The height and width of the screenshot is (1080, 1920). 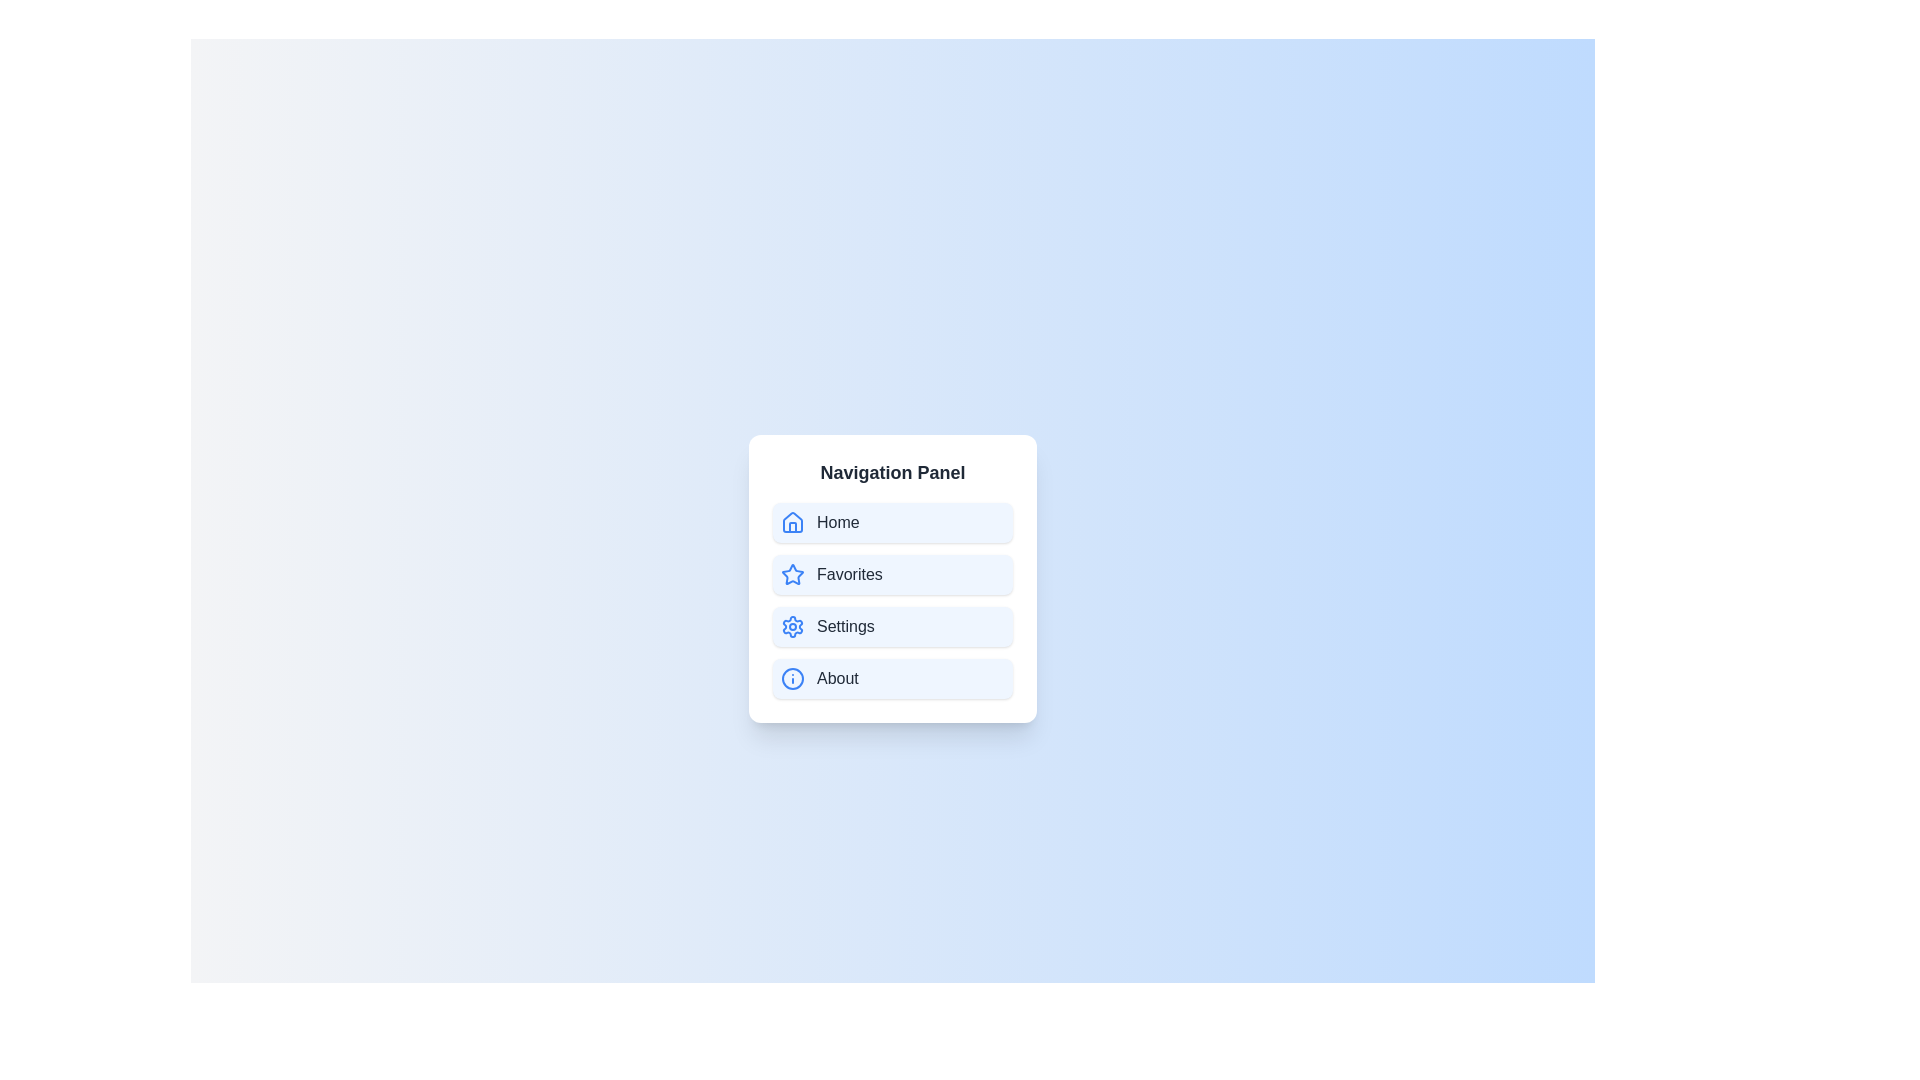 I want to click on the 'Home' button at the top of the vertical navigation menu to potentially reveal tooltips or highlight it, so click(x=891, y=522).